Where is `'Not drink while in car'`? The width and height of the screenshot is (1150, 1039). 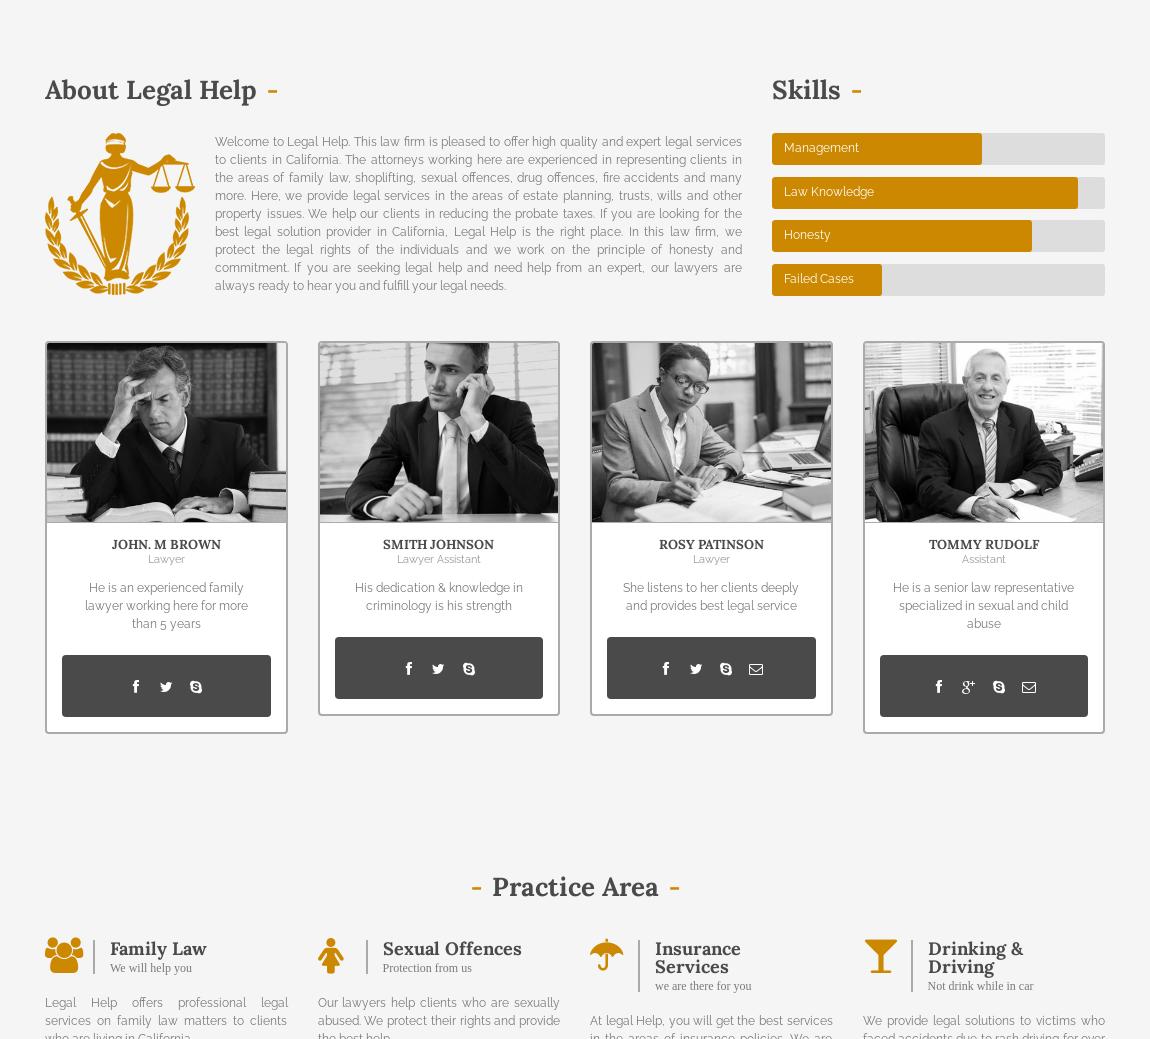 'Not drink while in car' is located at coordinates (980, 984).